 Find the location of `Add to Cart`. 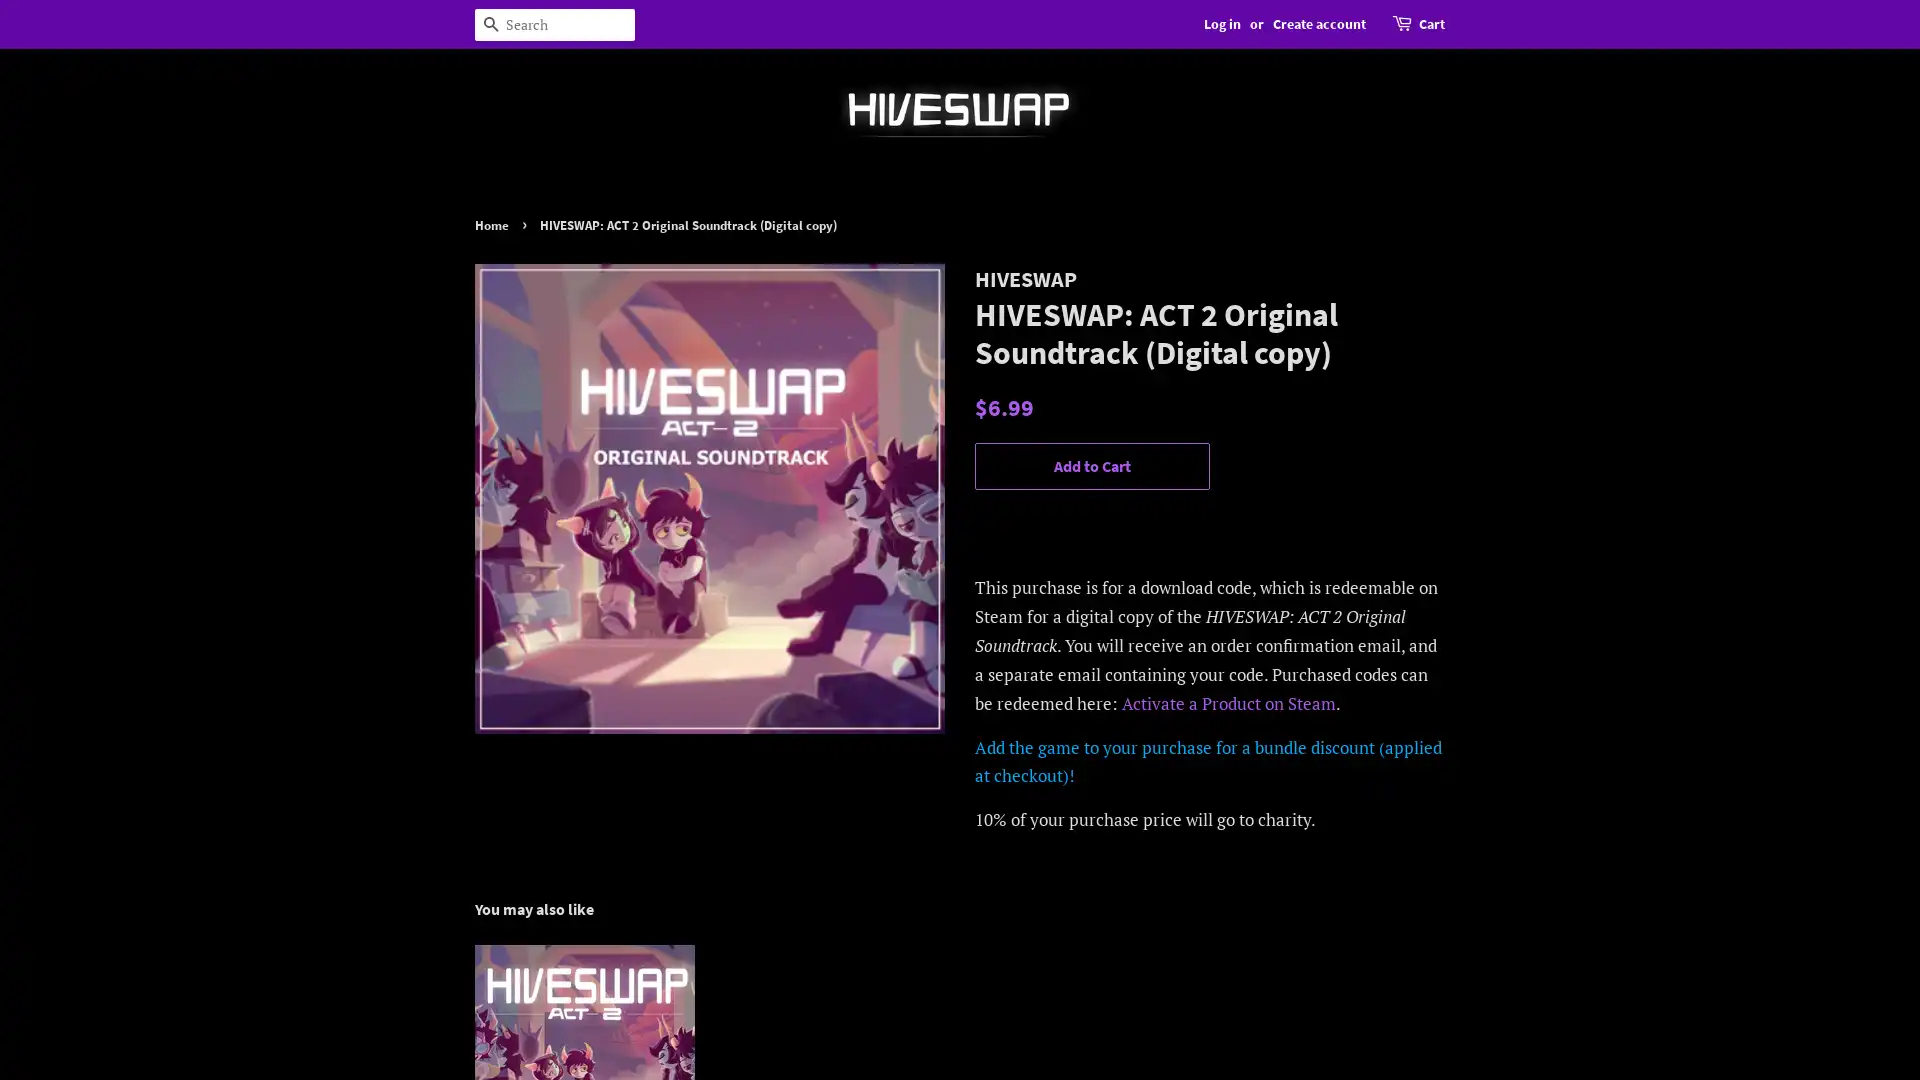

Add to Cart is located at coordinates (1091, 466).